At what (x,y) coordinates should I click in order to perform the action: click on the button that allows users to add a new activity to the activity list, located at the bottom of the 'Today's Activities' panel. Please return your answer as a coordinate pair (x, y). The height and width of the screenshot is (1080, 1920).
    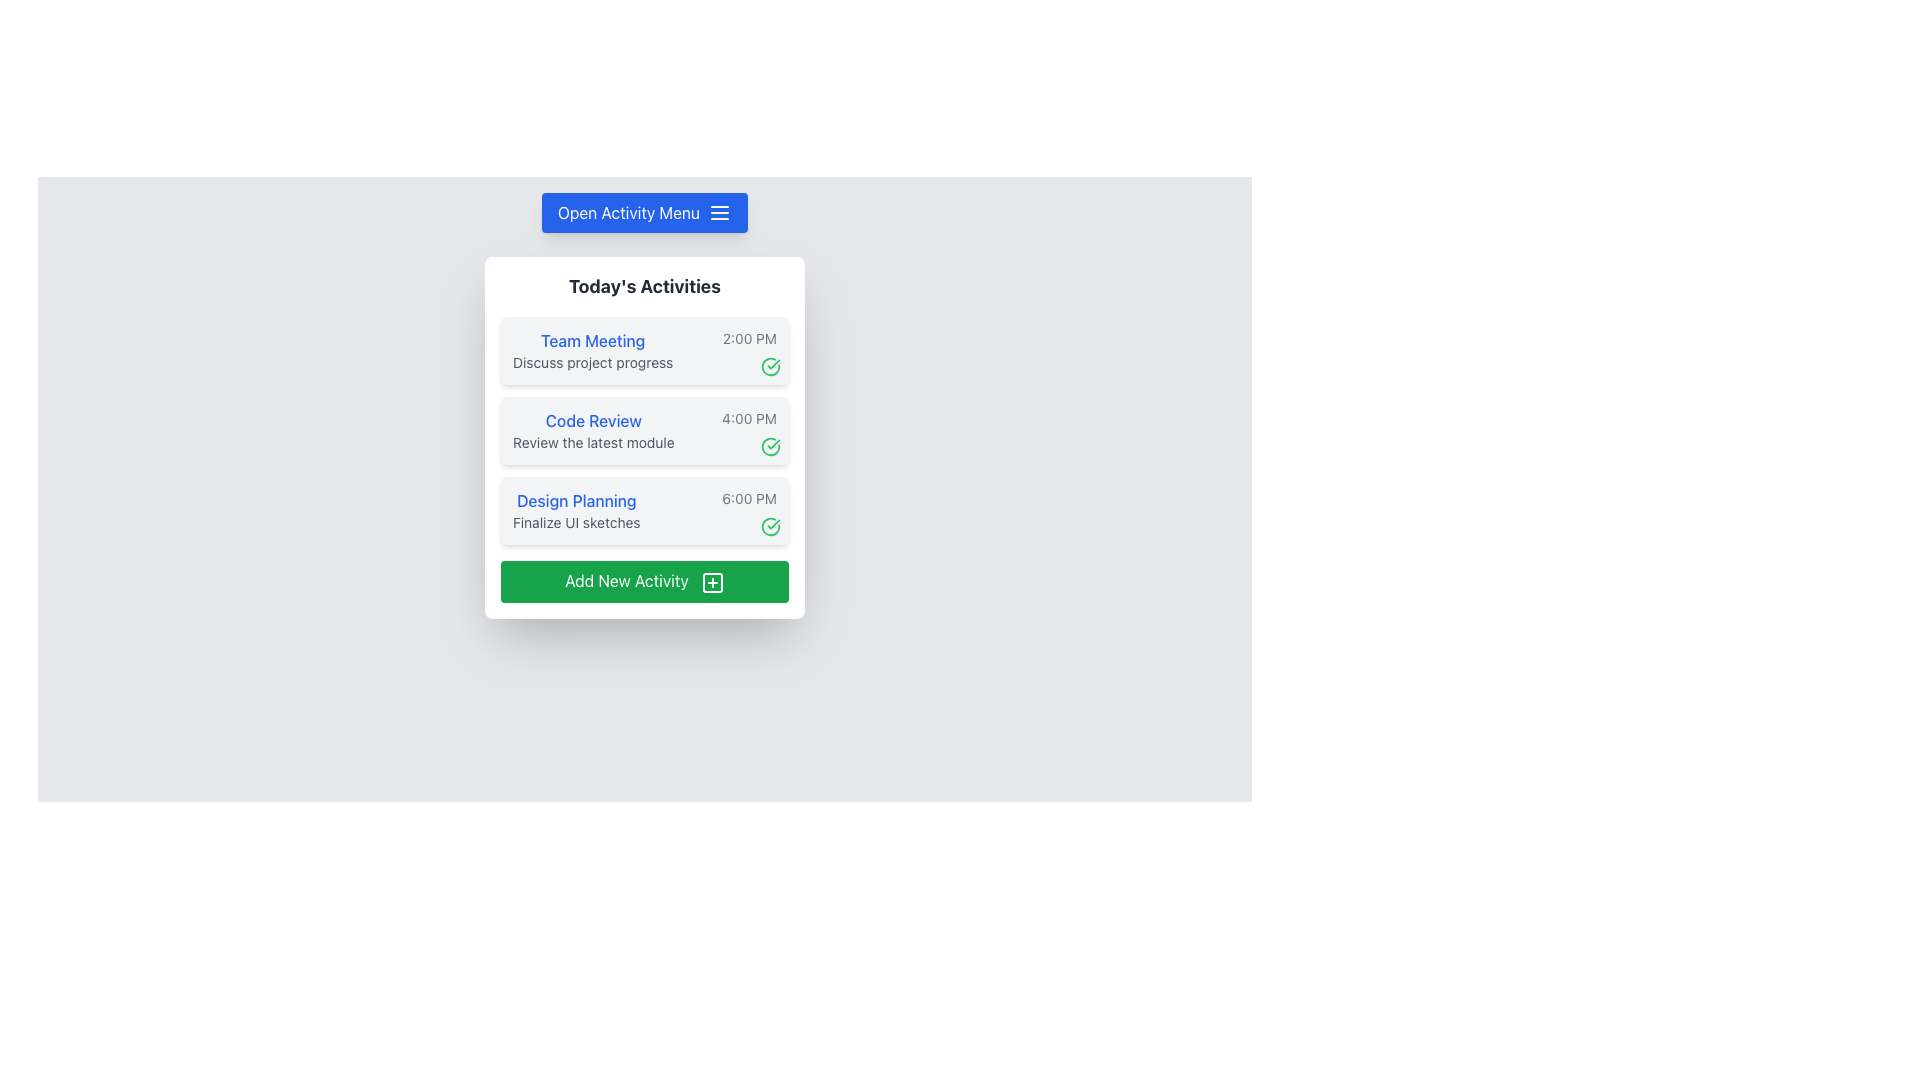
    Looking at the image, I should click on (644, 581).